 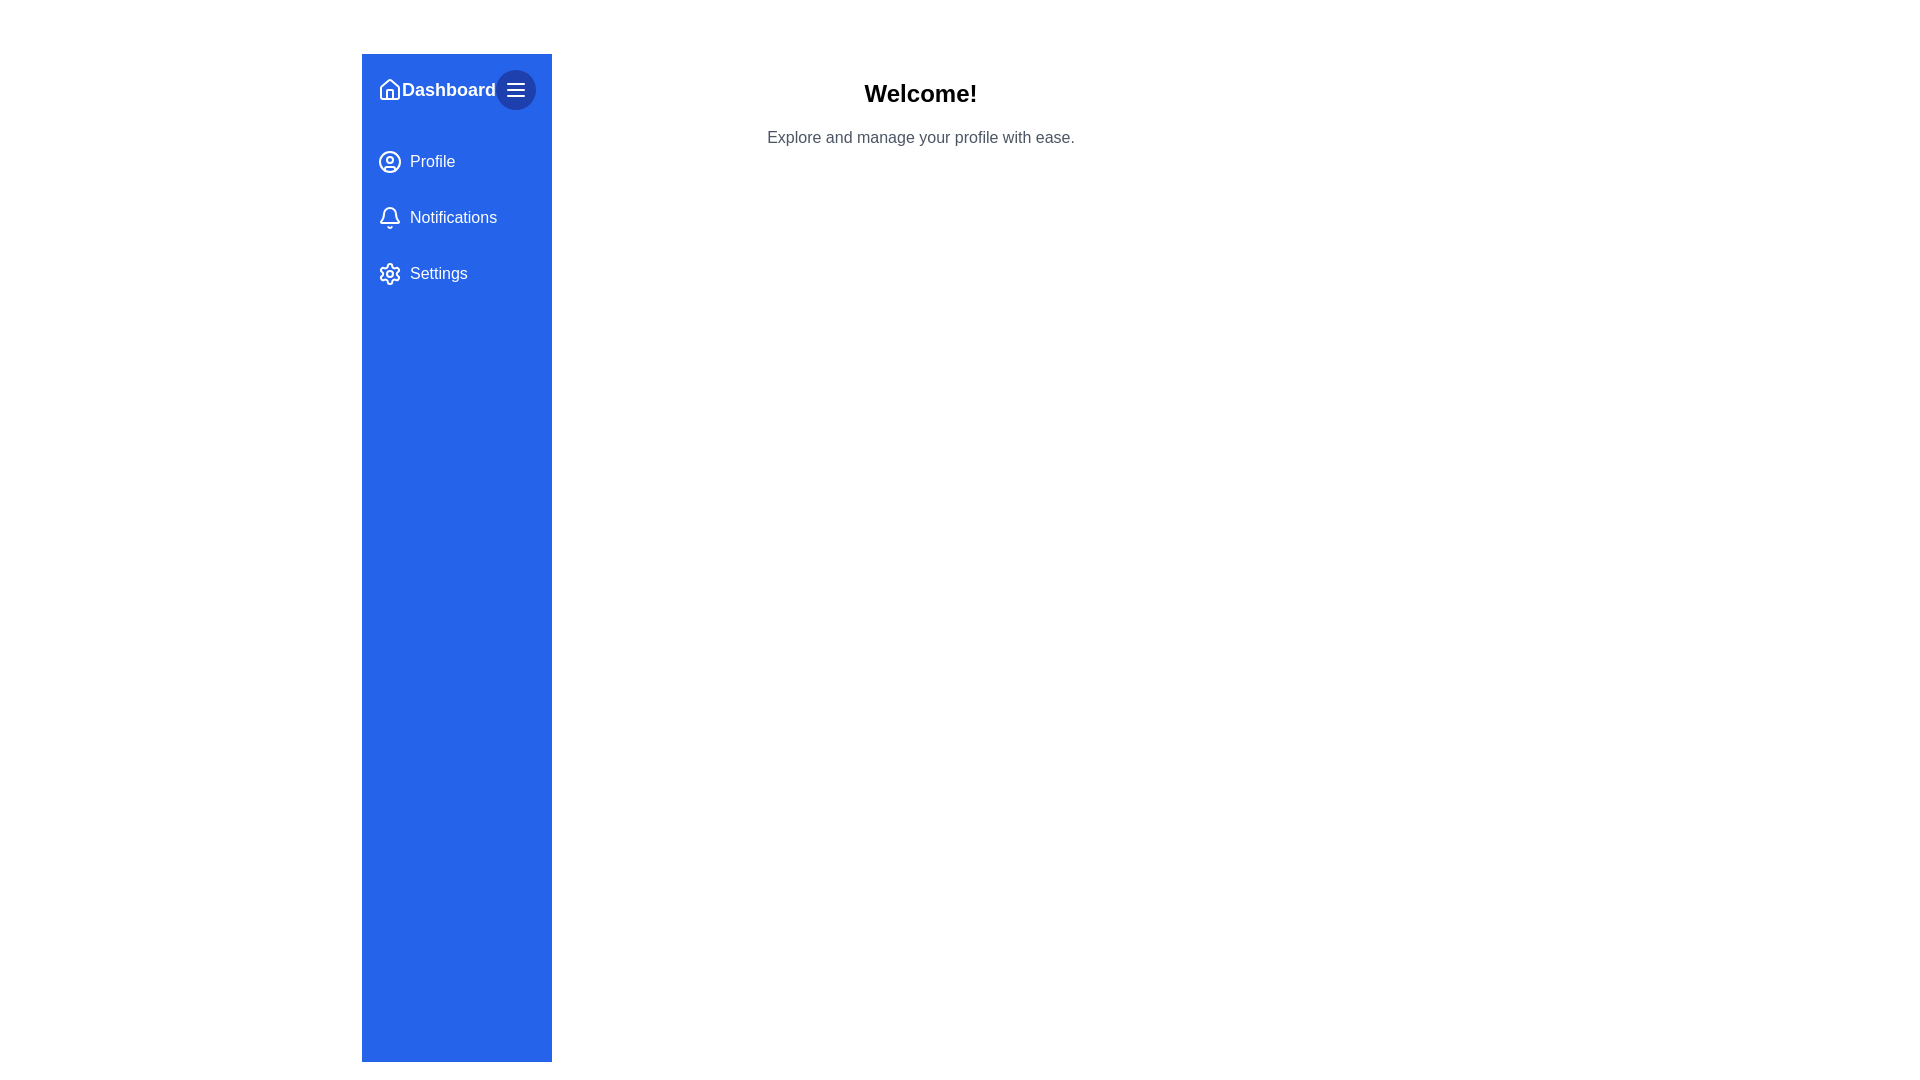 What do you see at coordinates (389, 161) in the screenshot?
I see `the circular profile icon located in the left navigation sidebar, positioned underneath the 'Dashboard' label` at bounding box center [389, 161].